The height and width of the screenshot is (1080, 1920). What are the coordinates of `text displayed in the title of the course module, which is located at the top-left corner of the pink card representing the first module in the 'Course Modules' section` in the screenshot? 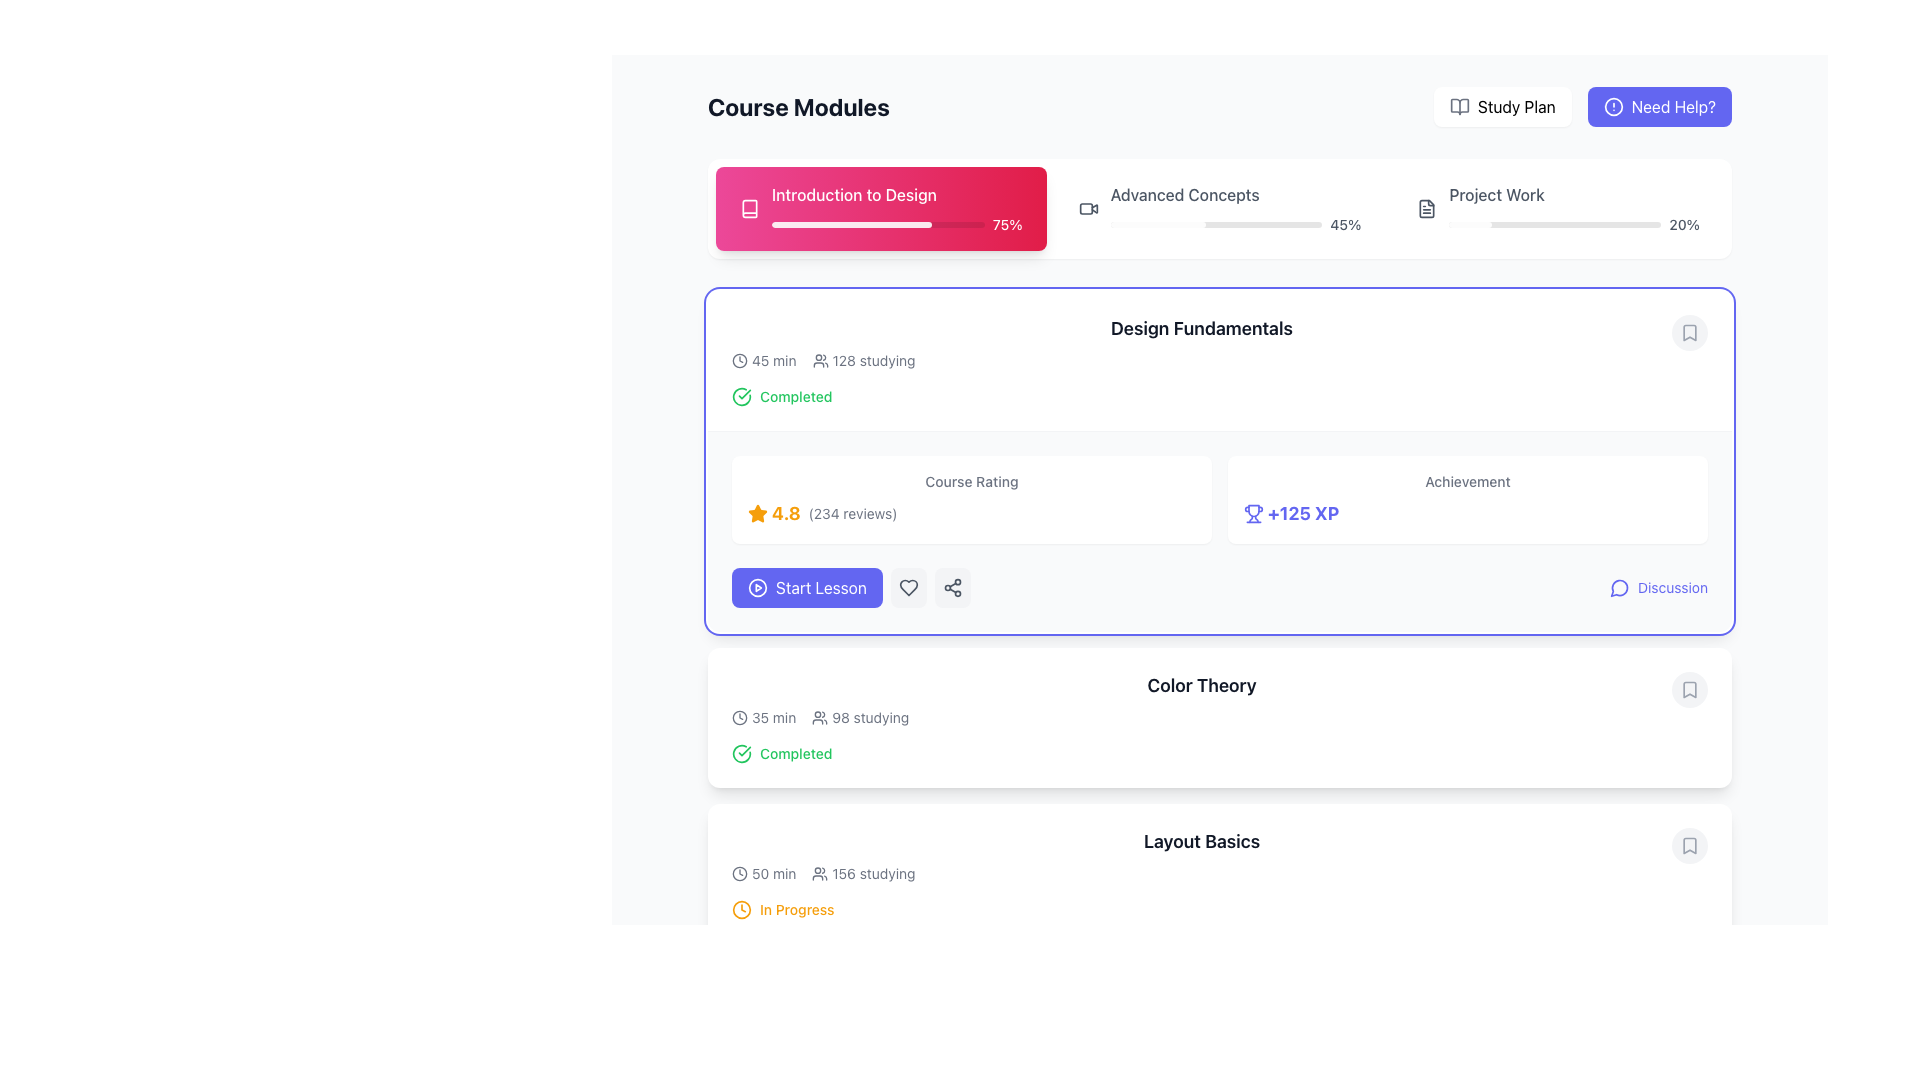 It's located at (896, 195).